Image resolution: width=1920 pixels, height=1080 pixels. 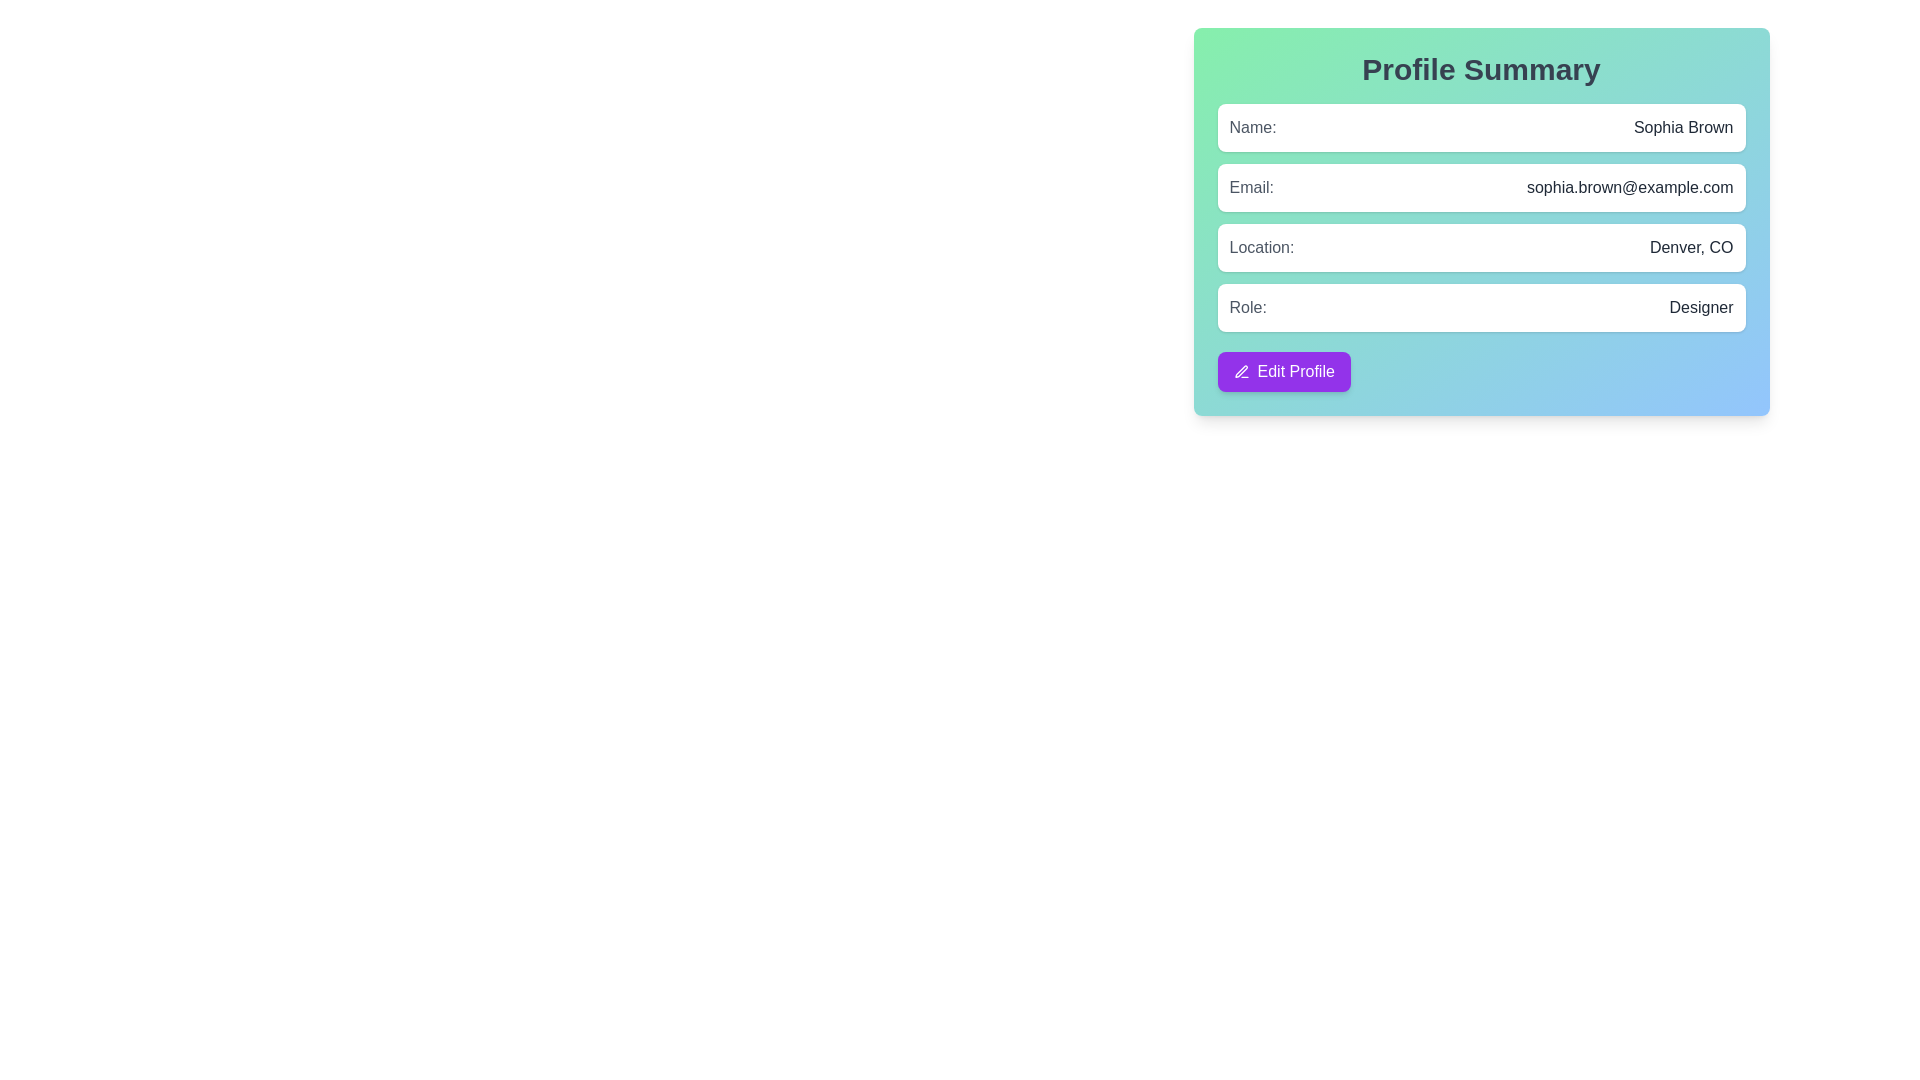 I want to click on the button located at the bottom of the 'Profile Summary' box to initiate editing of profile details, so click(x=1284, y=371).